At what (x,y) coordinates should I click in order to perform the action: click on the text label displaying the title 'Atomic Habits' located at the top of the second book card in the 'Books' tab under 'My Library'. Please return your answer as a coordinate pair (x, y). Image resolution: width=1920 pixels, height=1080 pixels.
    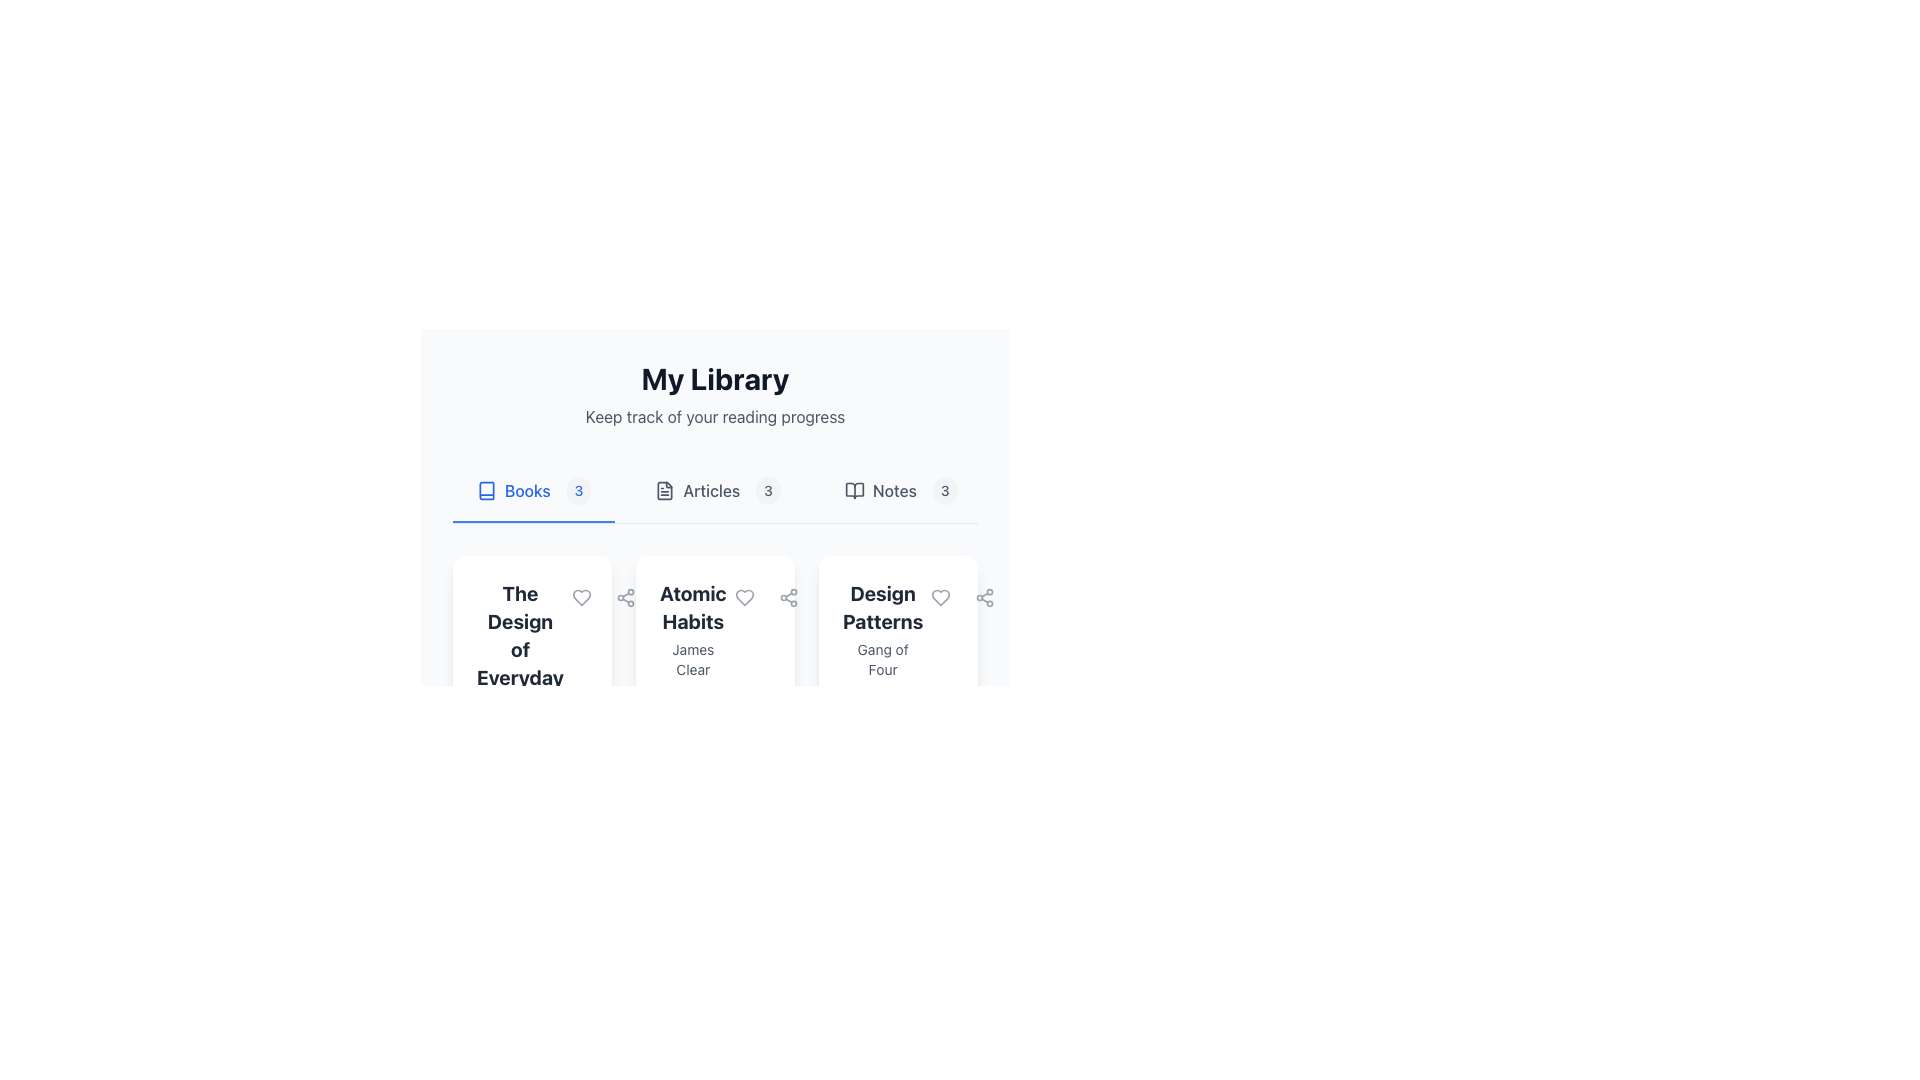
    Looking at the image, I should click on (693, 607).